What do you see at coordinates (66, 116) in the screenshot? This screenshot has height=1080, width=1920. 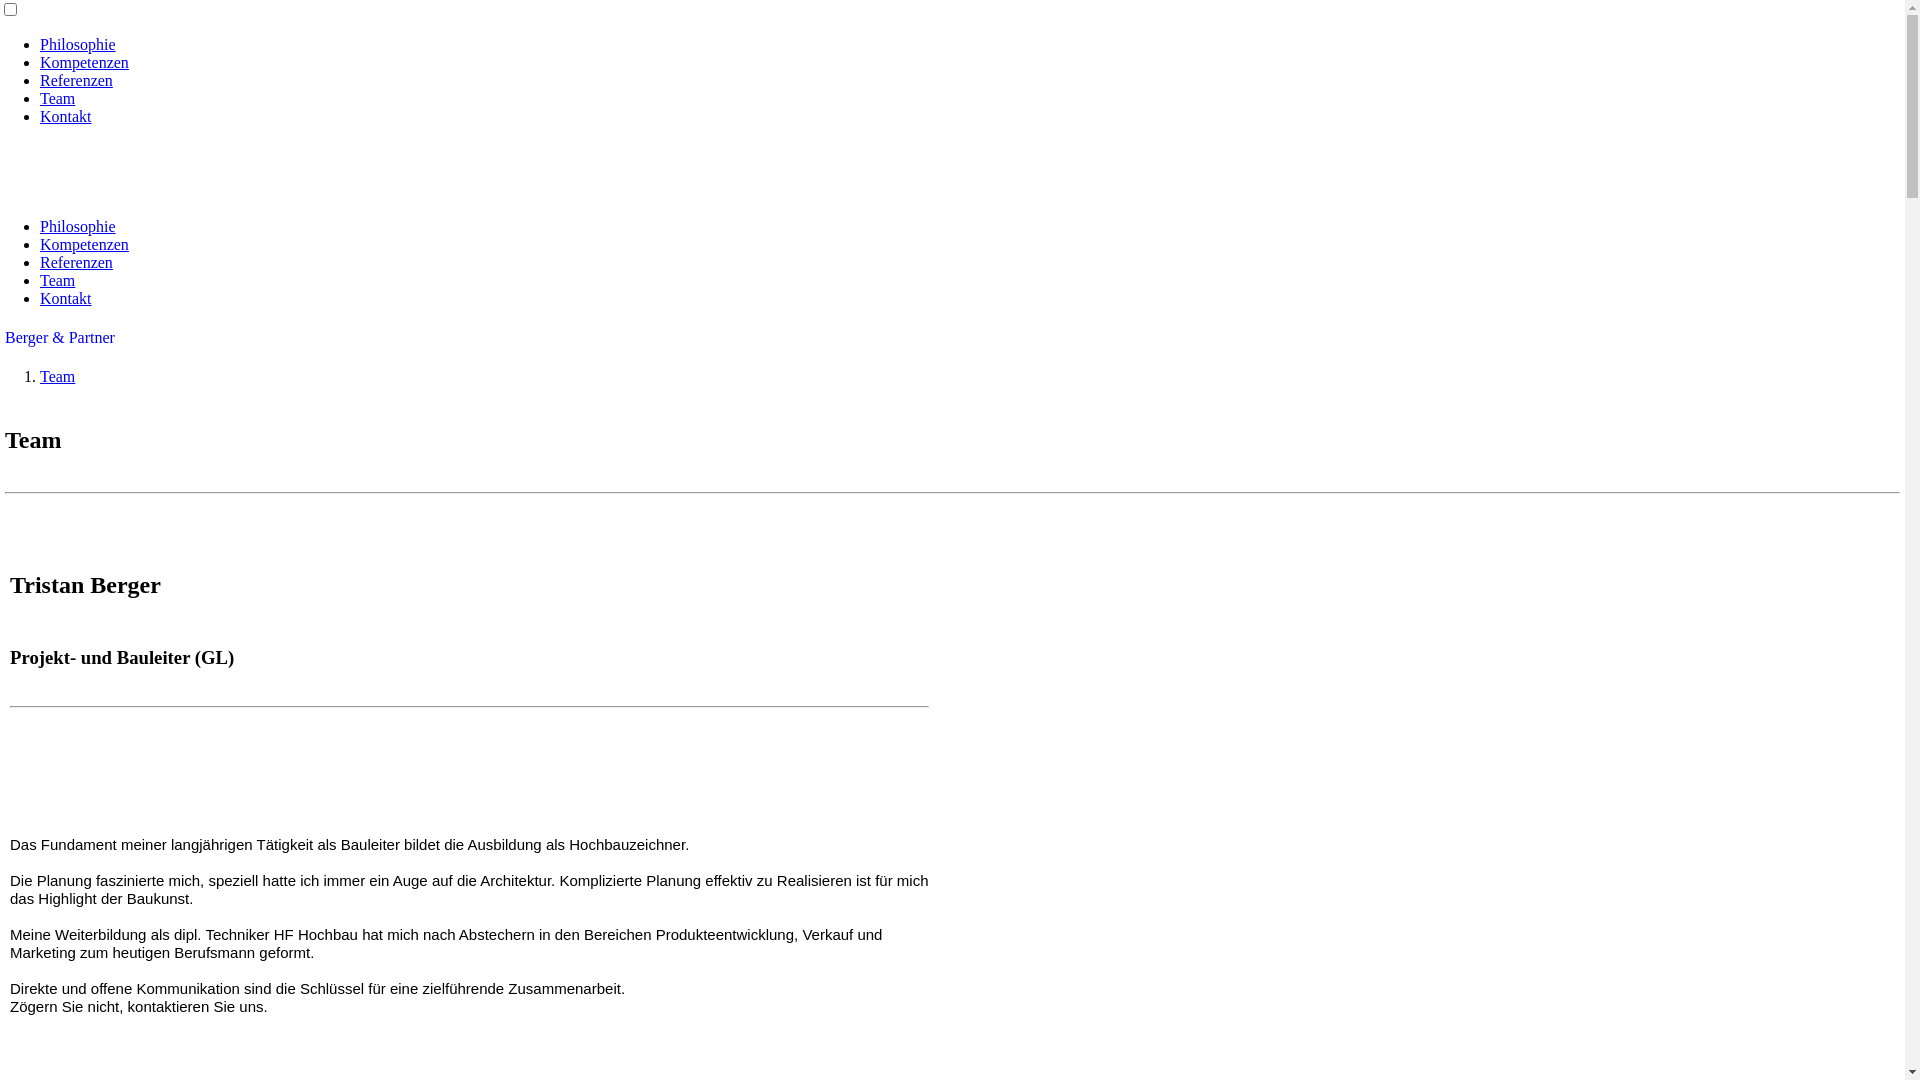 I see `'Kontakt'` at bounding box center [66, 116].